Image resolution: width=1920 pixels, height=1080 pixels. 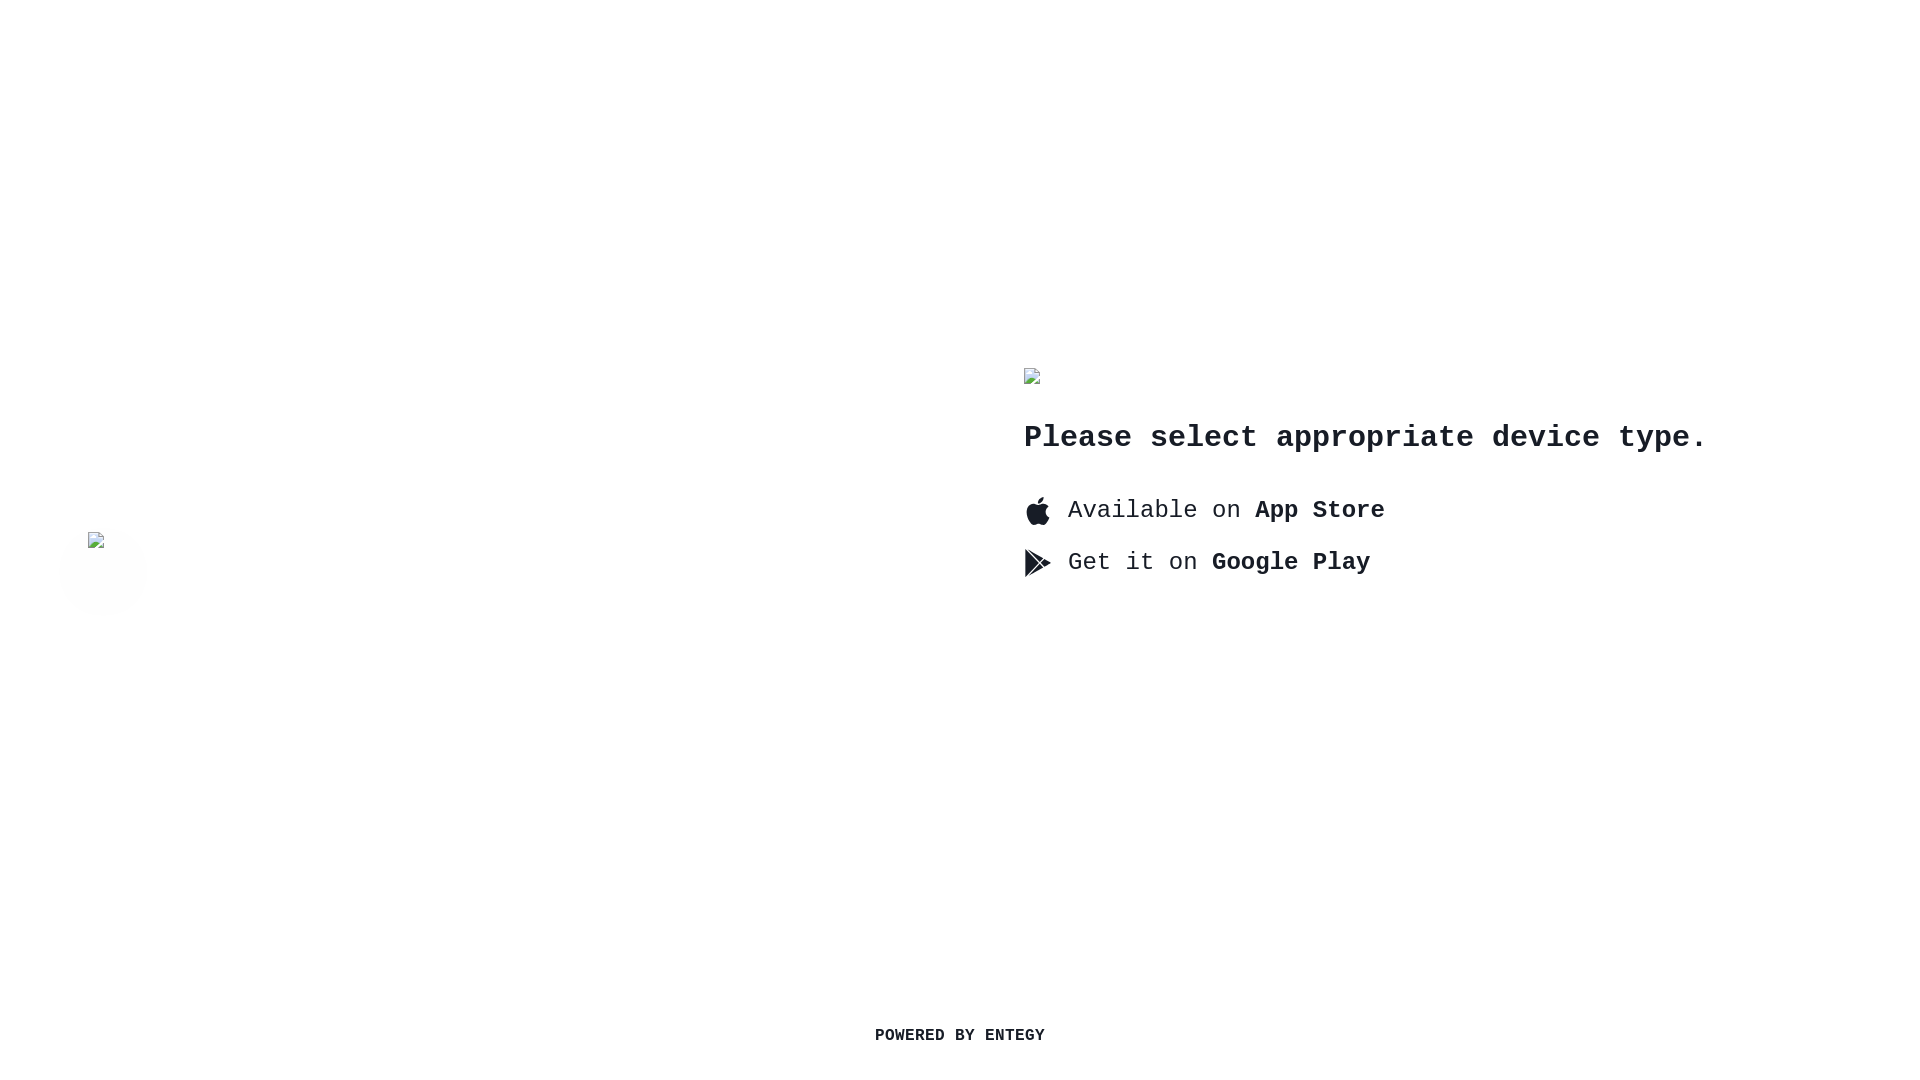 What do you see at coordinates (1203, 562) in the screenshot?
I see `'Get it on Google Play'` at bounding box center [1203, 562].